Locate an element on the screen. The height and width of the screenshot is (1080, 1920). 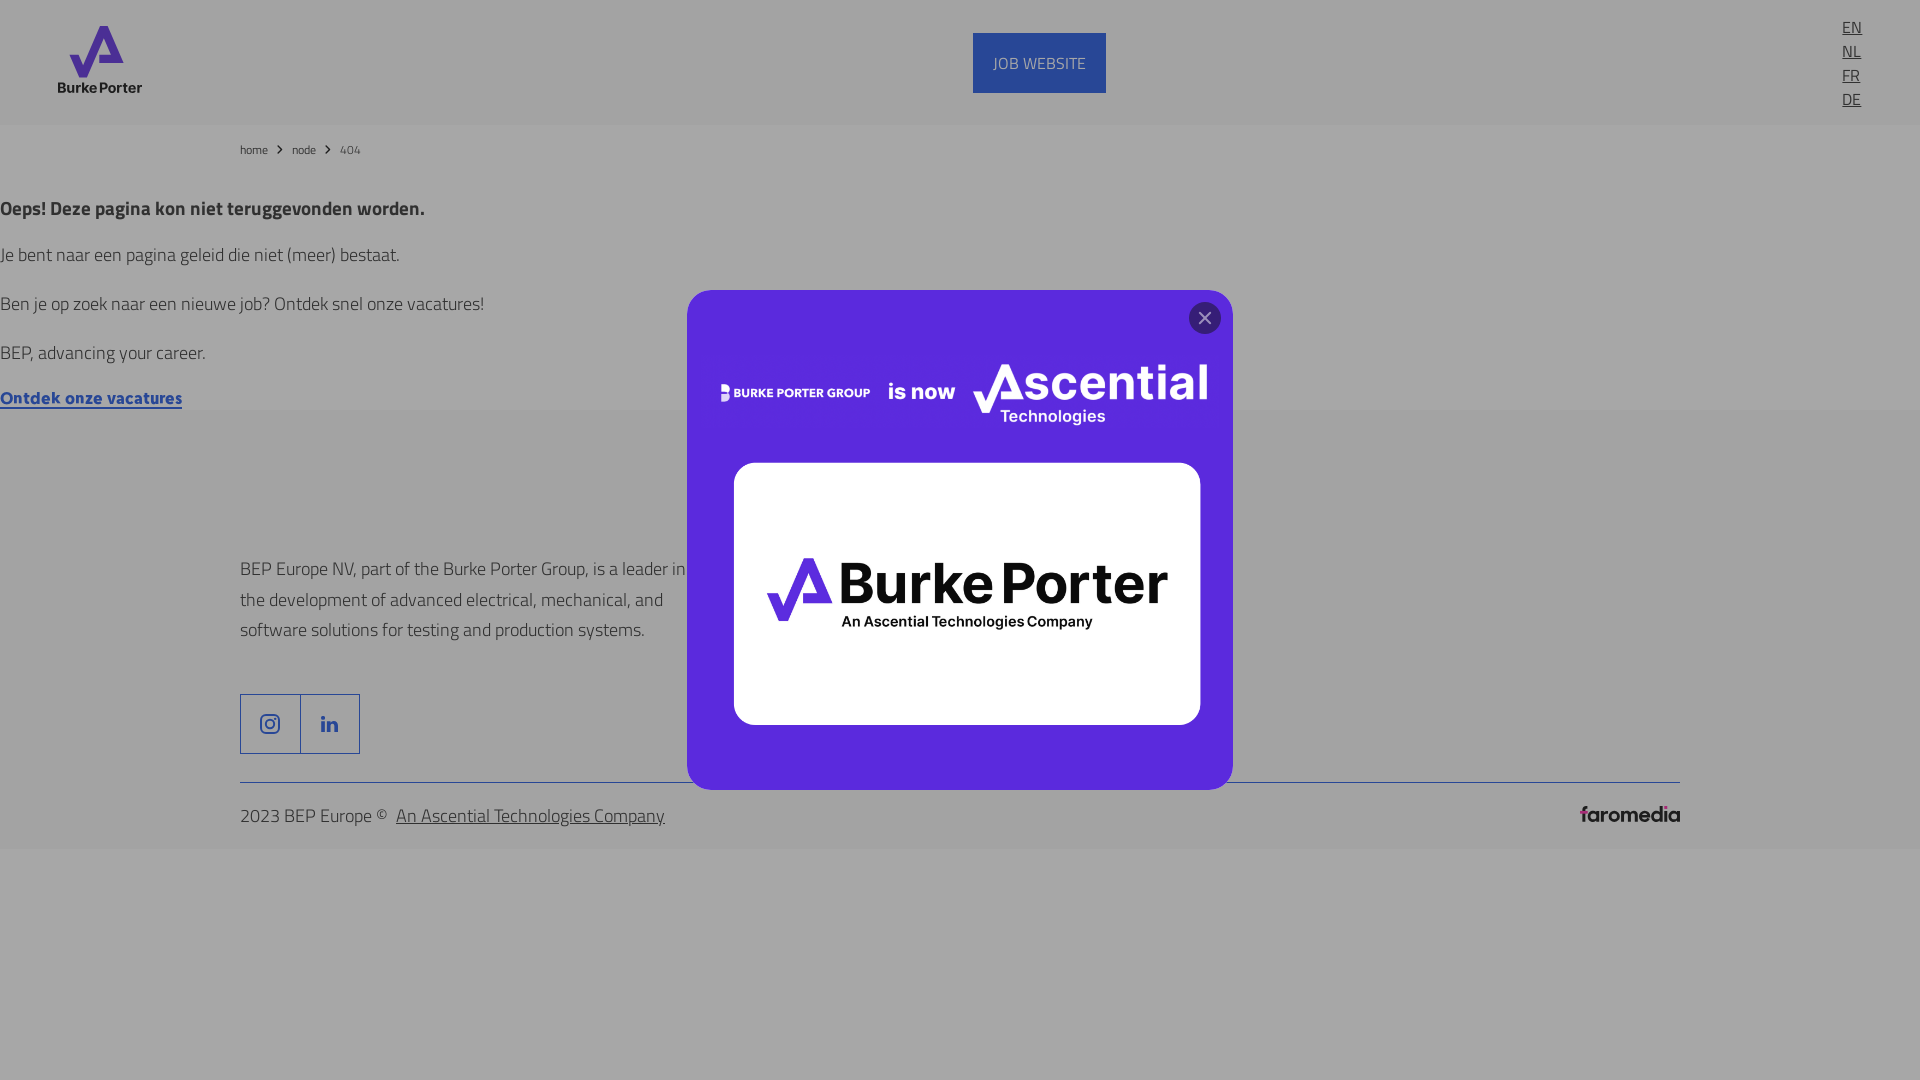
'An Ascential Technologies Company' is located at coordinates (530, 816).